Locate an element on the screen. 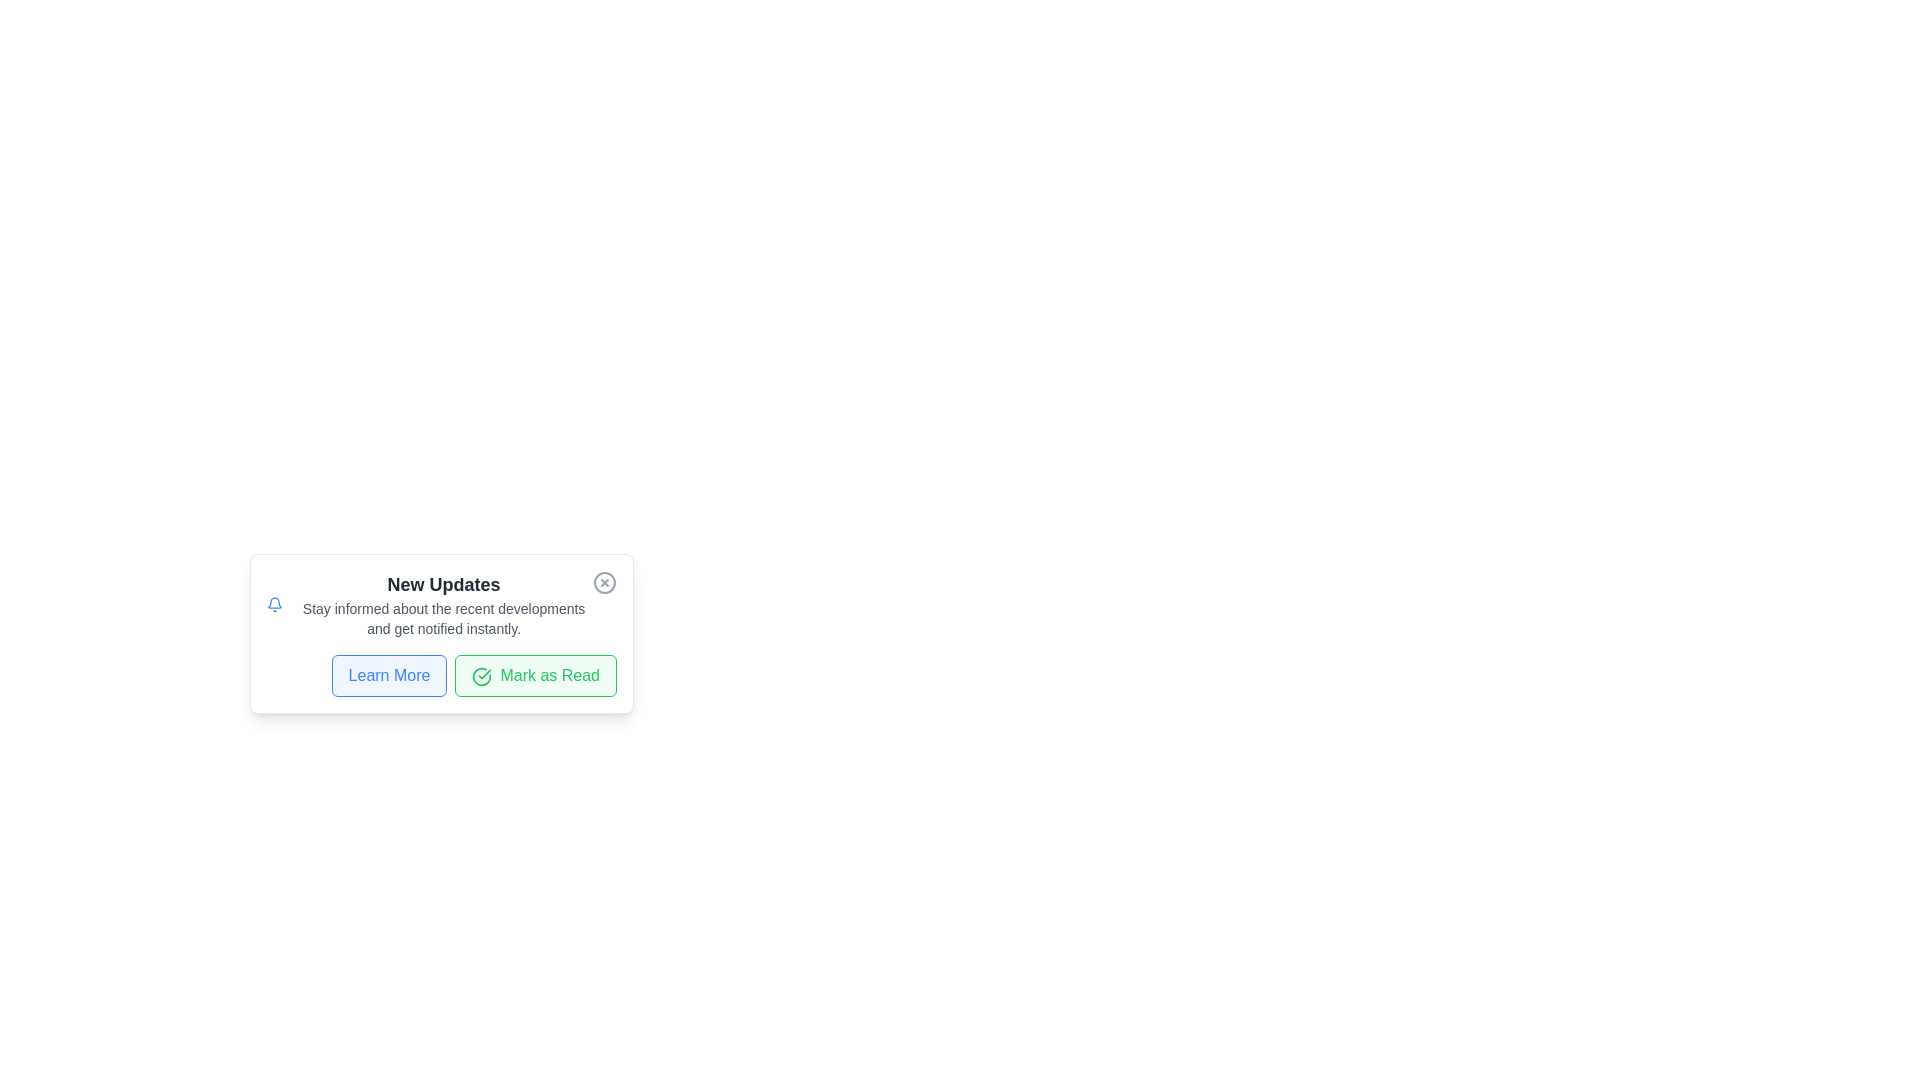  the decorative graphic (SVG circle) which is part of the close button icon located at the top-right corner of the notification card titled 'New Updates' is located at coordinates (603, 582).